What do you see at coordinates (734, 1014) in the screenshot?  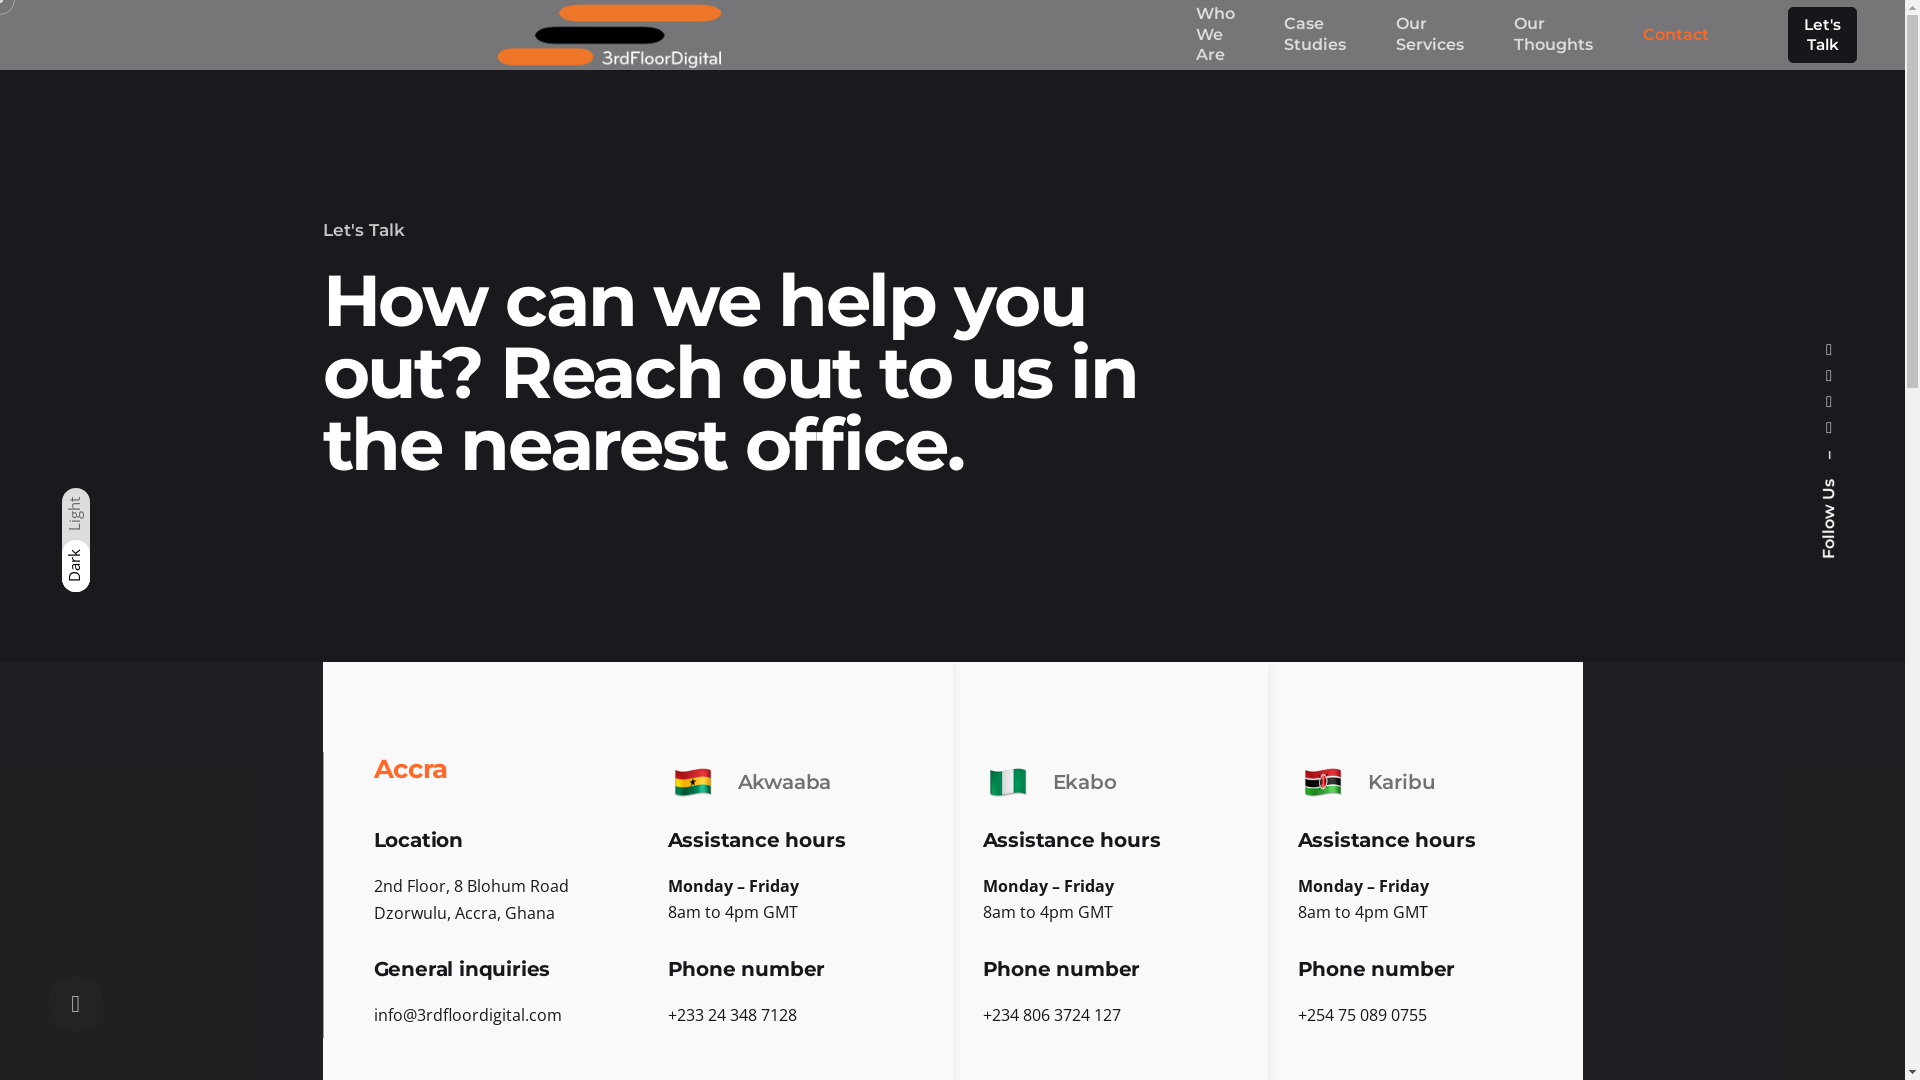 I see `'233 24 348 7128'` at bounding box center [734, 1014].